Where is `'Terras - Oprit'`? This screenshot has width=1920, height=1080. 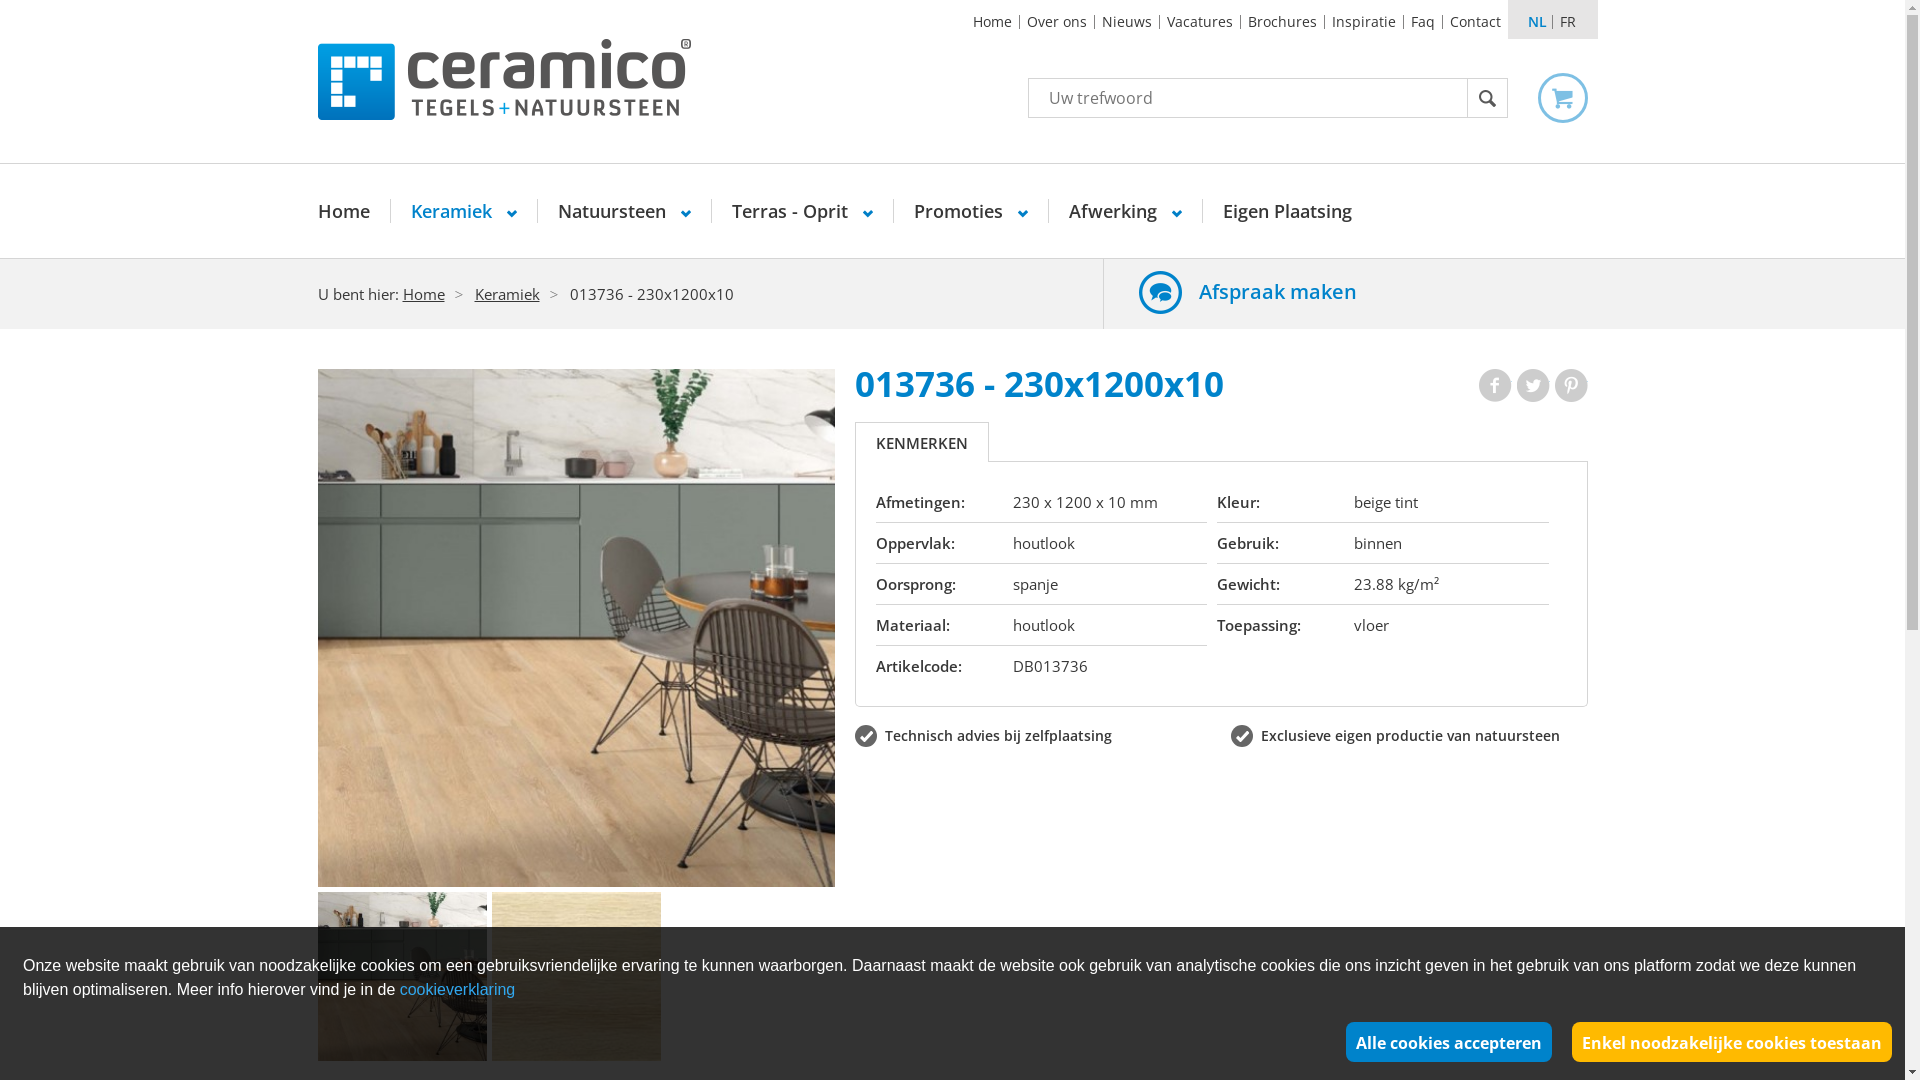
'Terras - Oprit' is located at coordinates (711, 211).